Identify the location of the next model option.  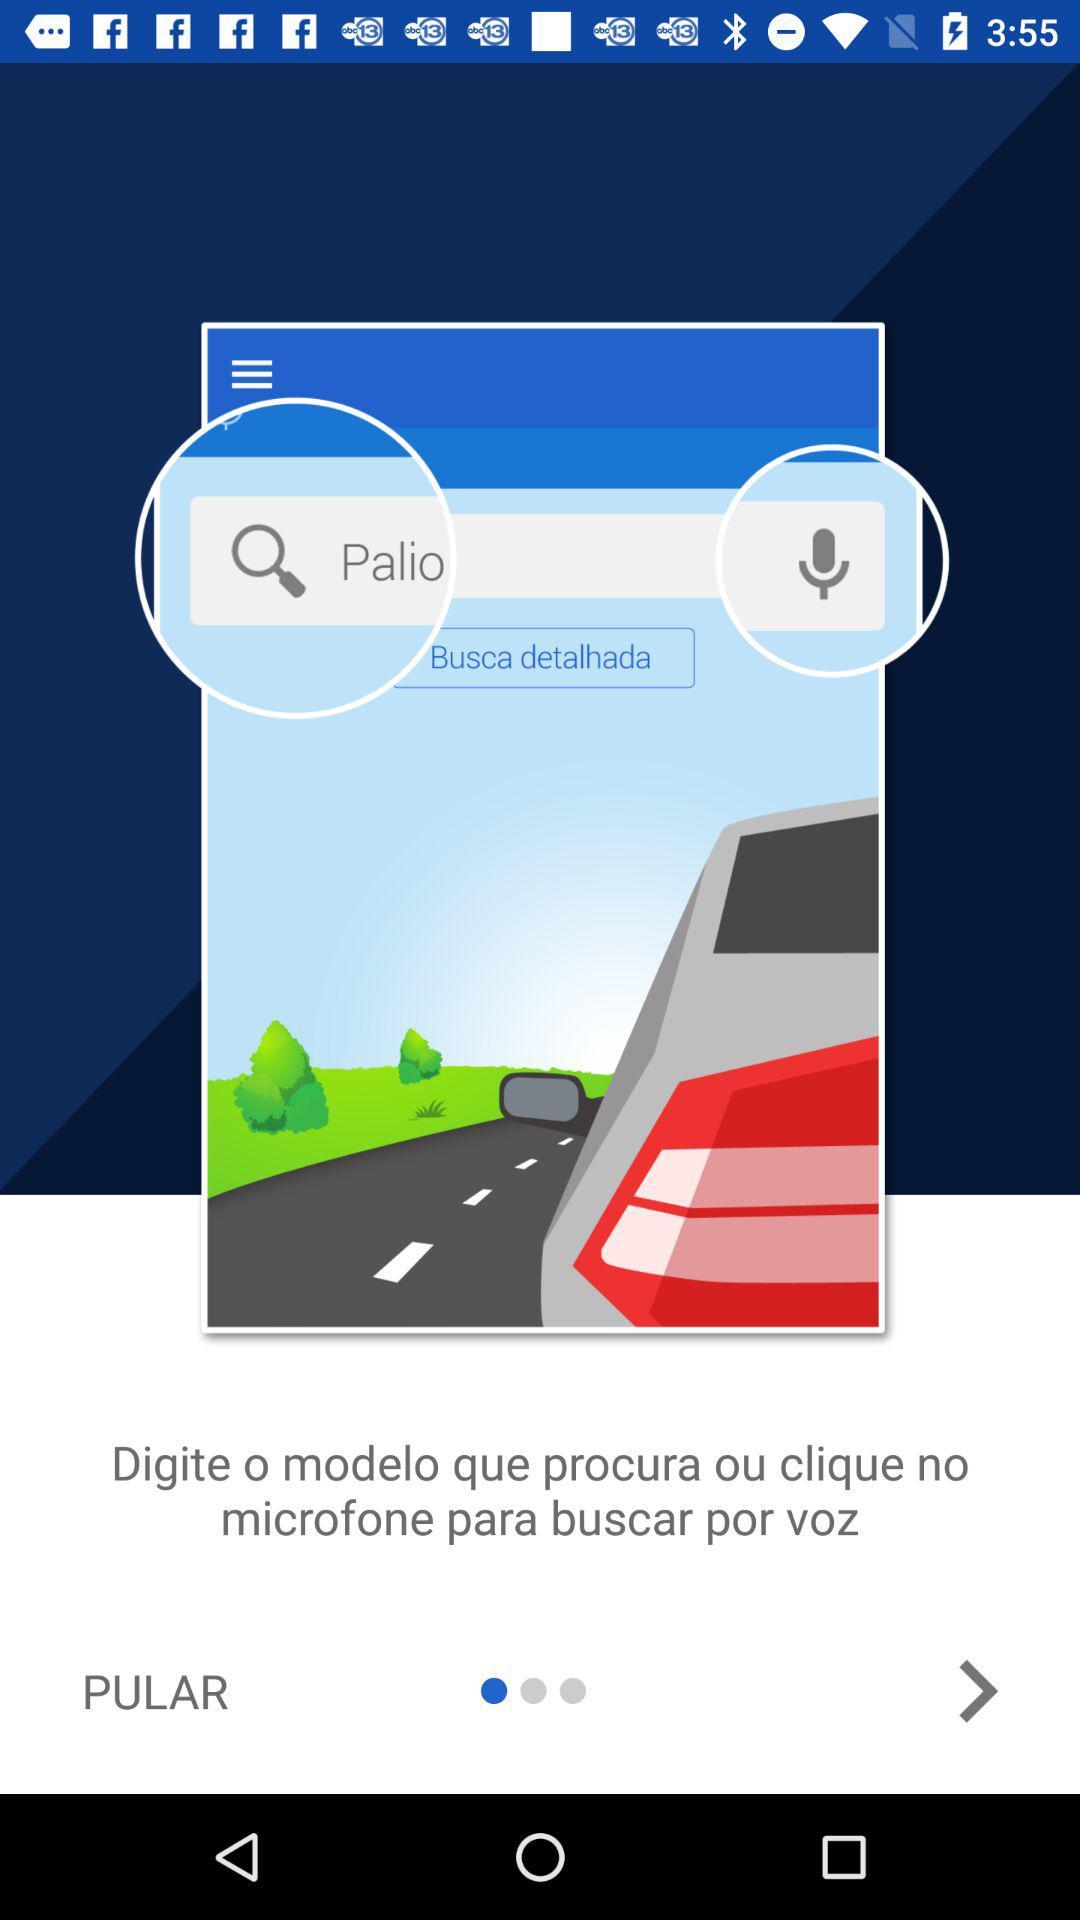
(976, 1690).